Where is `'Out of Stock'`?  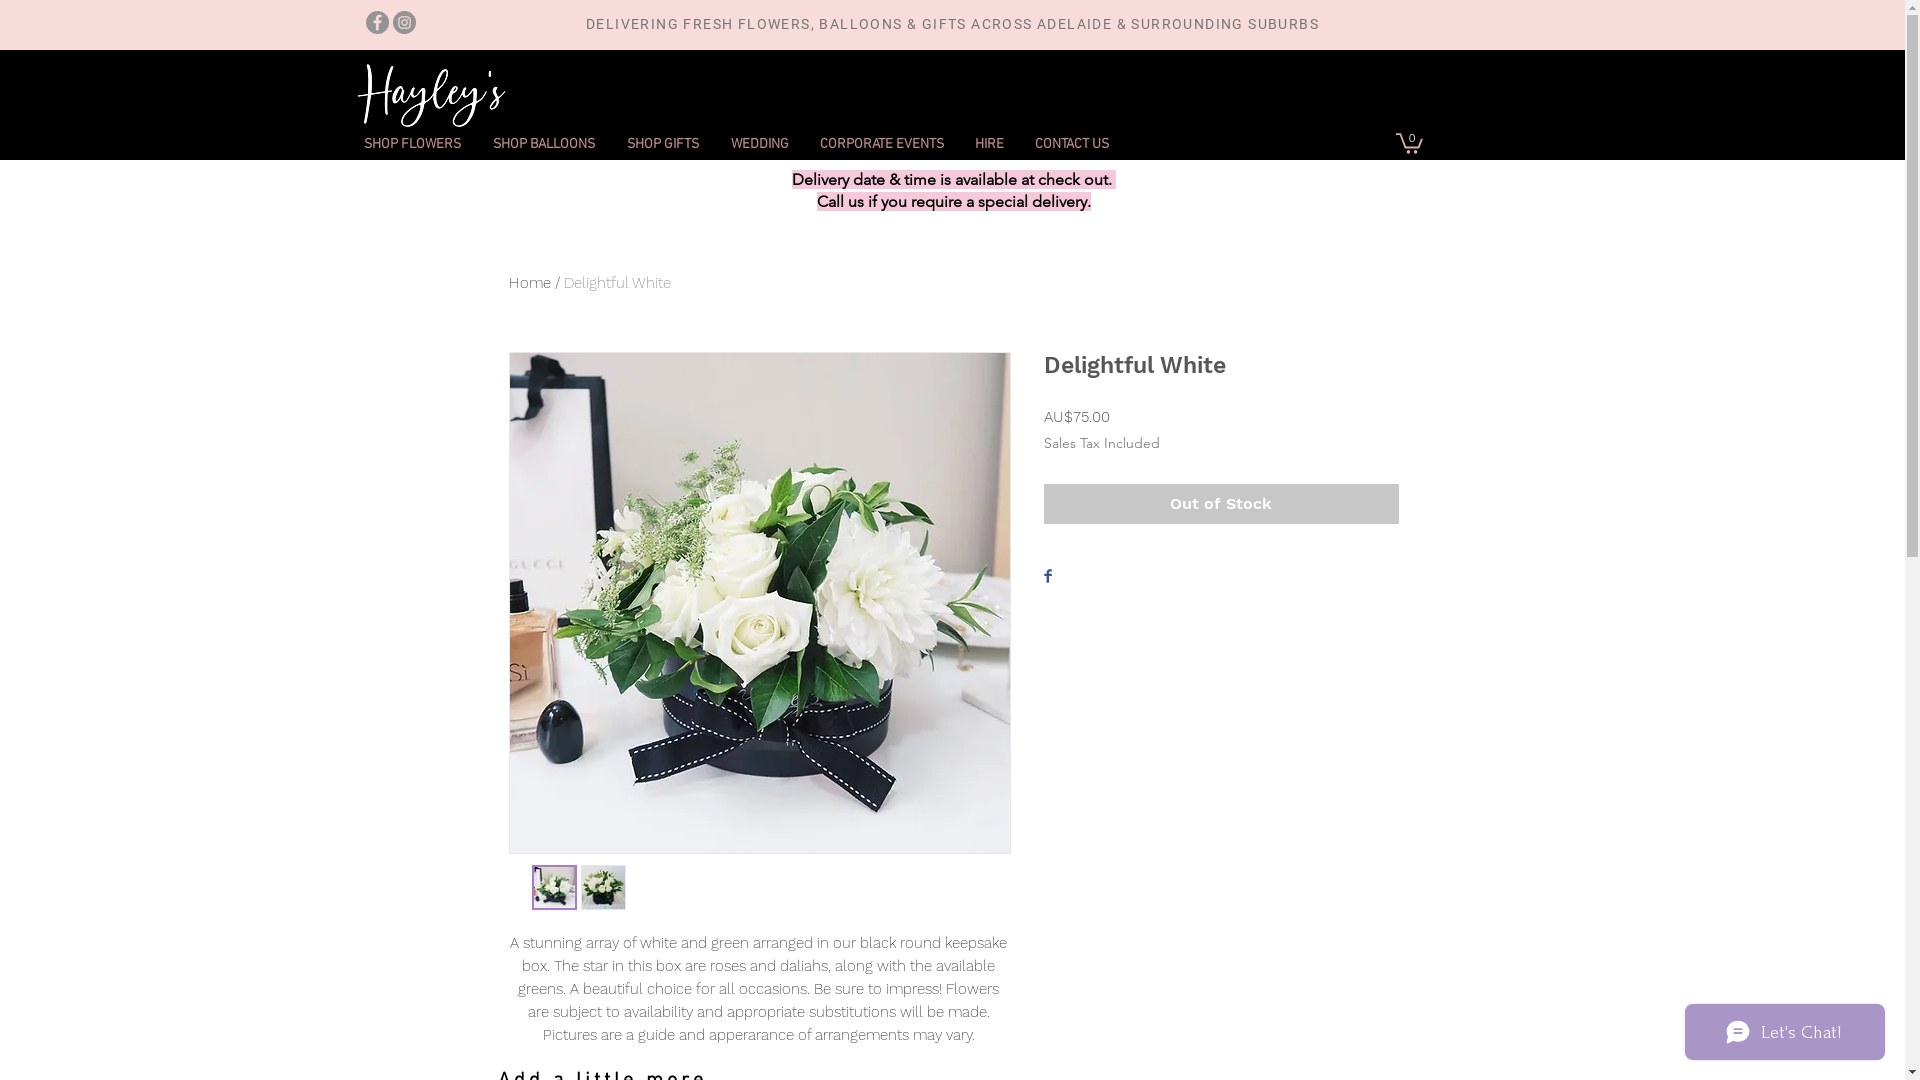 'Out of Stock' is located at coordinates (1220, 503).